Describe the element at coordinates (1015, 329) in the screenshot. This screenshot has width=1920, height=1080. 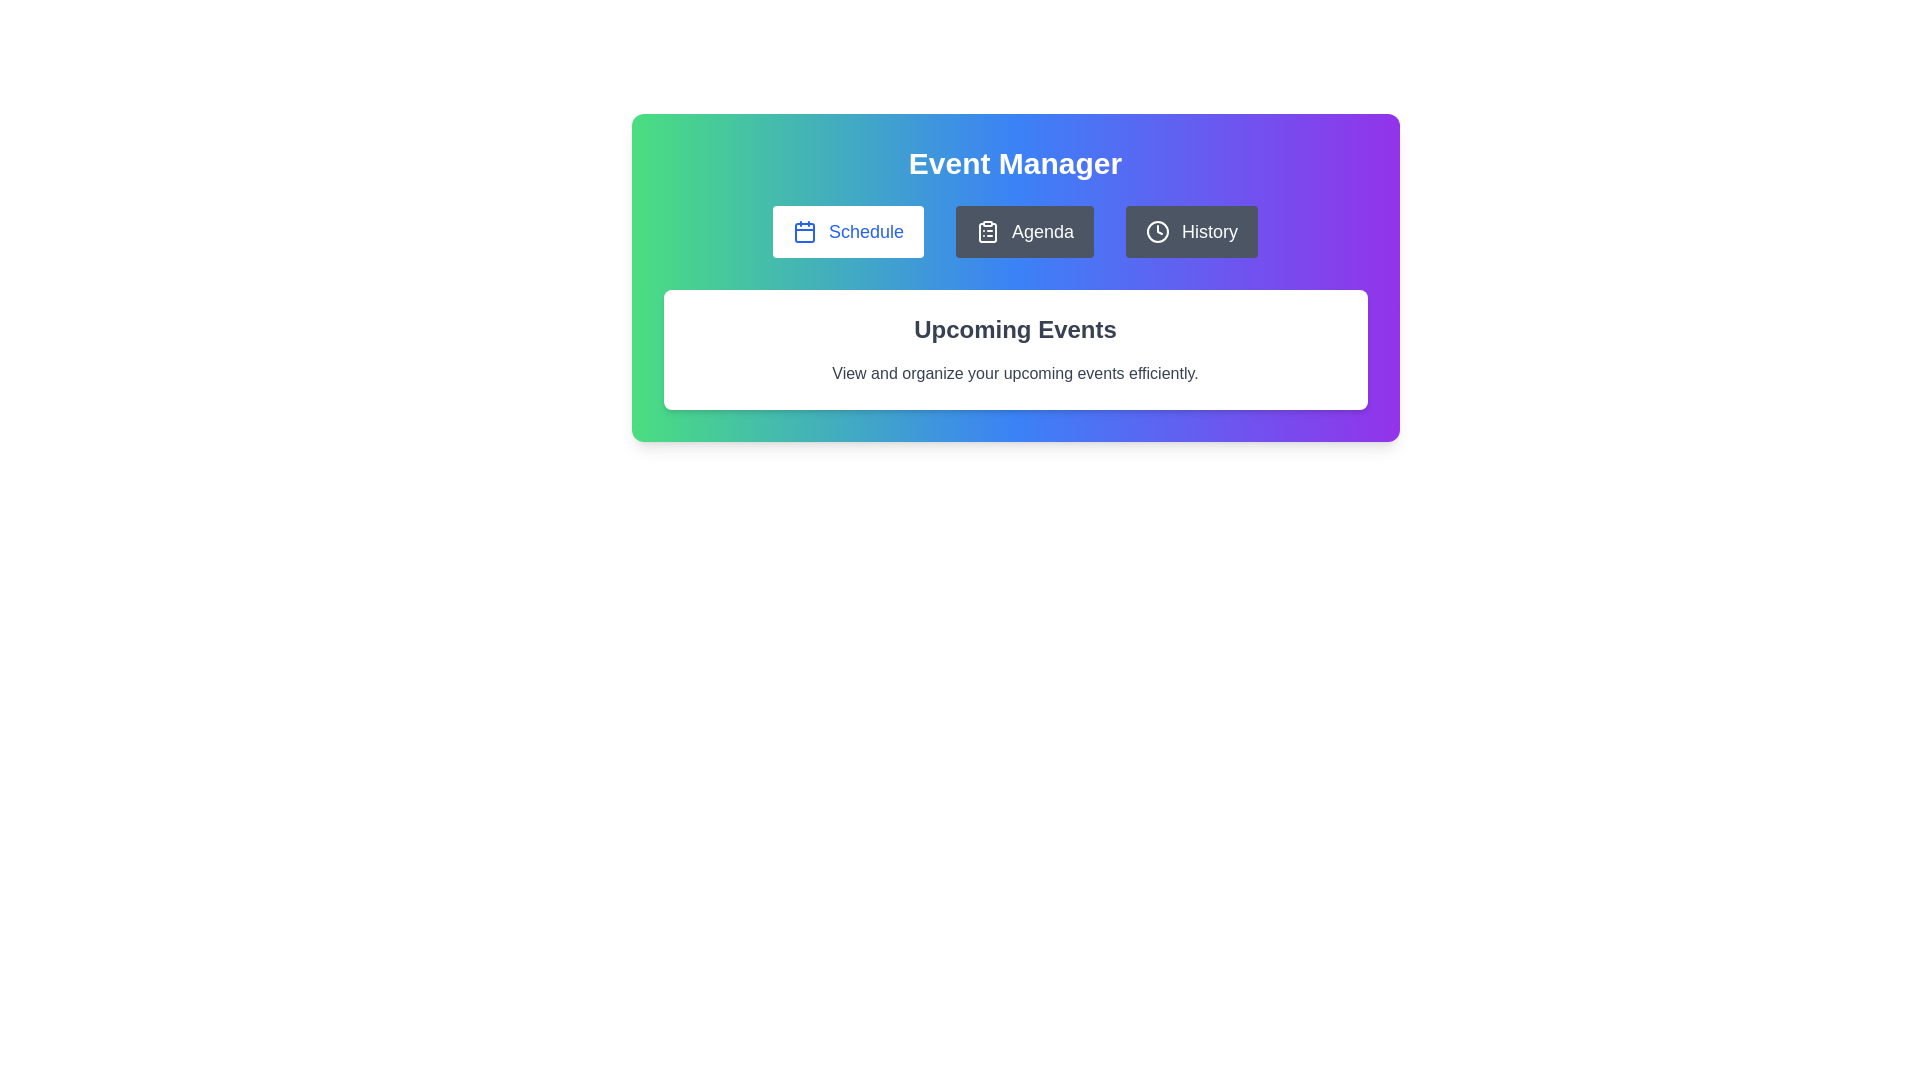
I see `the title text that introduces upcoming events located under the 'Event Manager' header` at that location.